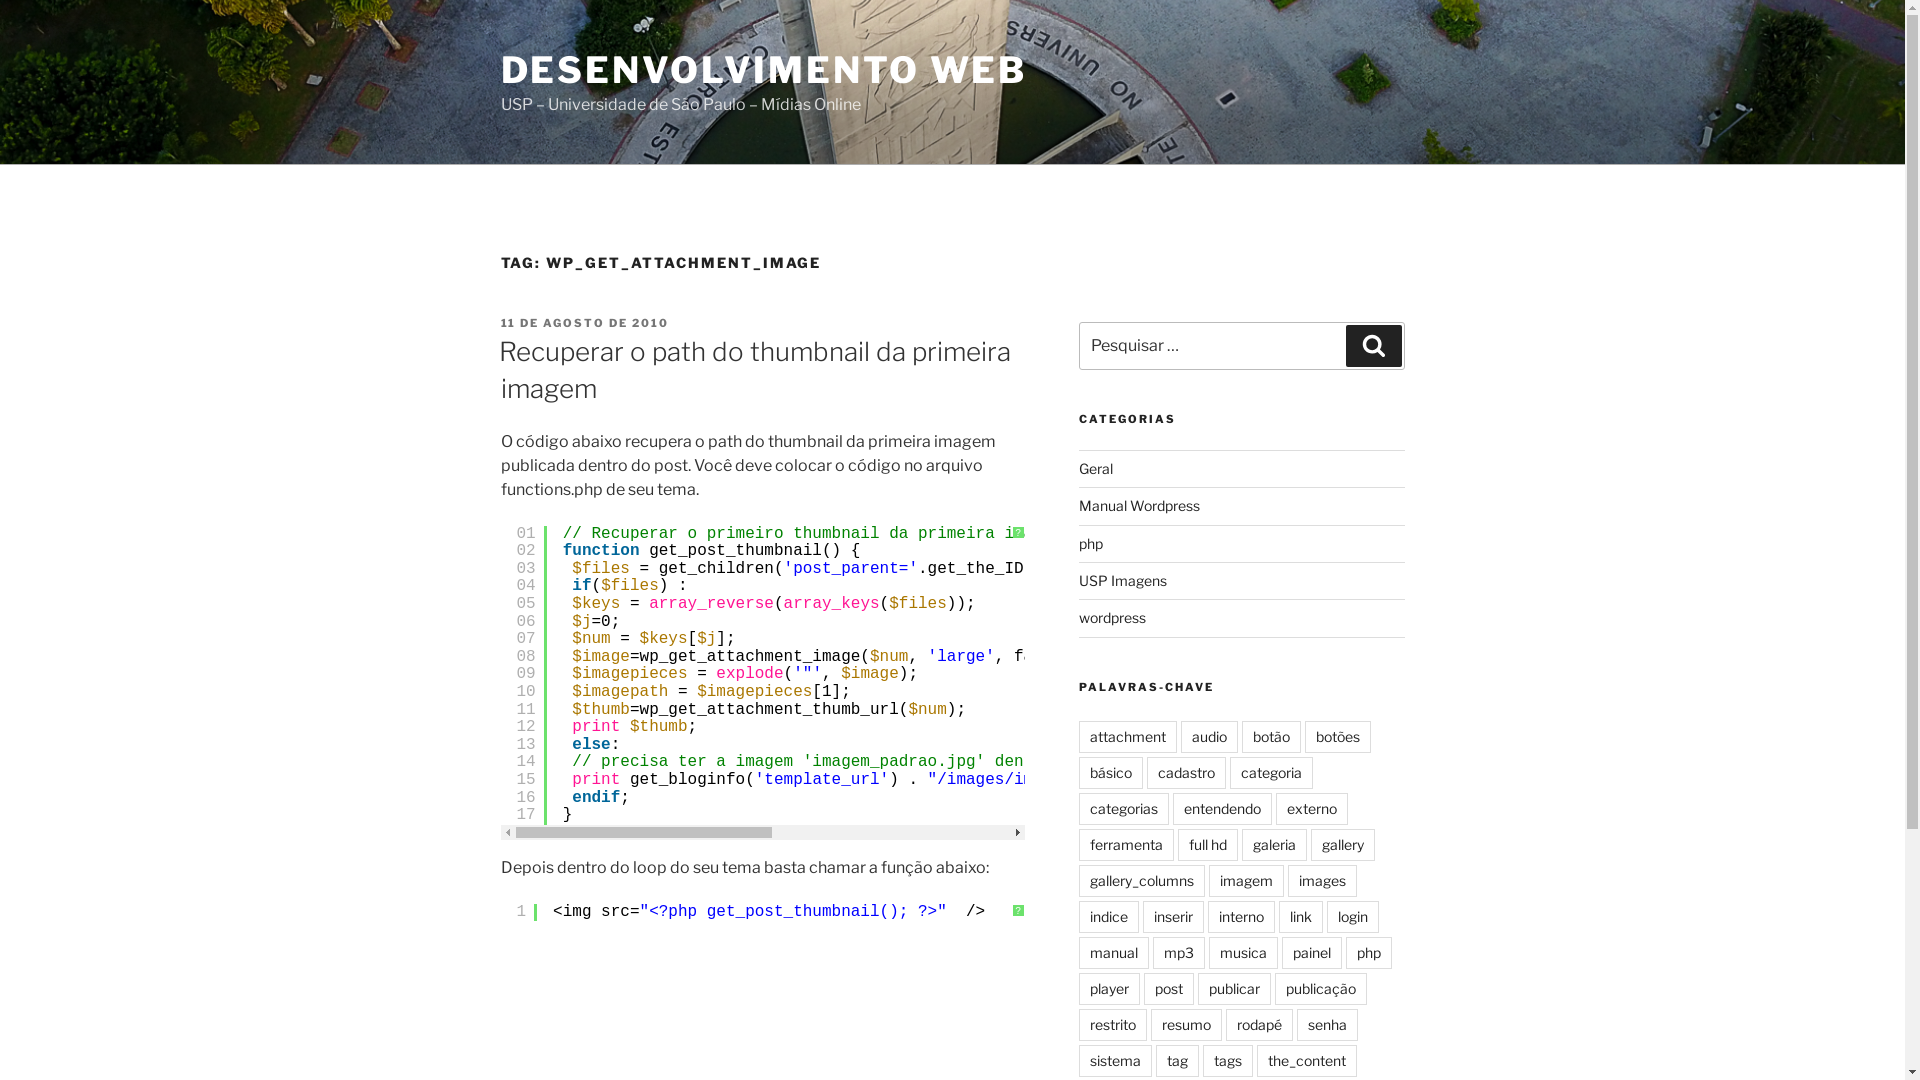  What do you see at coordinates (1126, 844) in the screenshot?
I see `'ferramenta'` at bounding box center [1126, 844].